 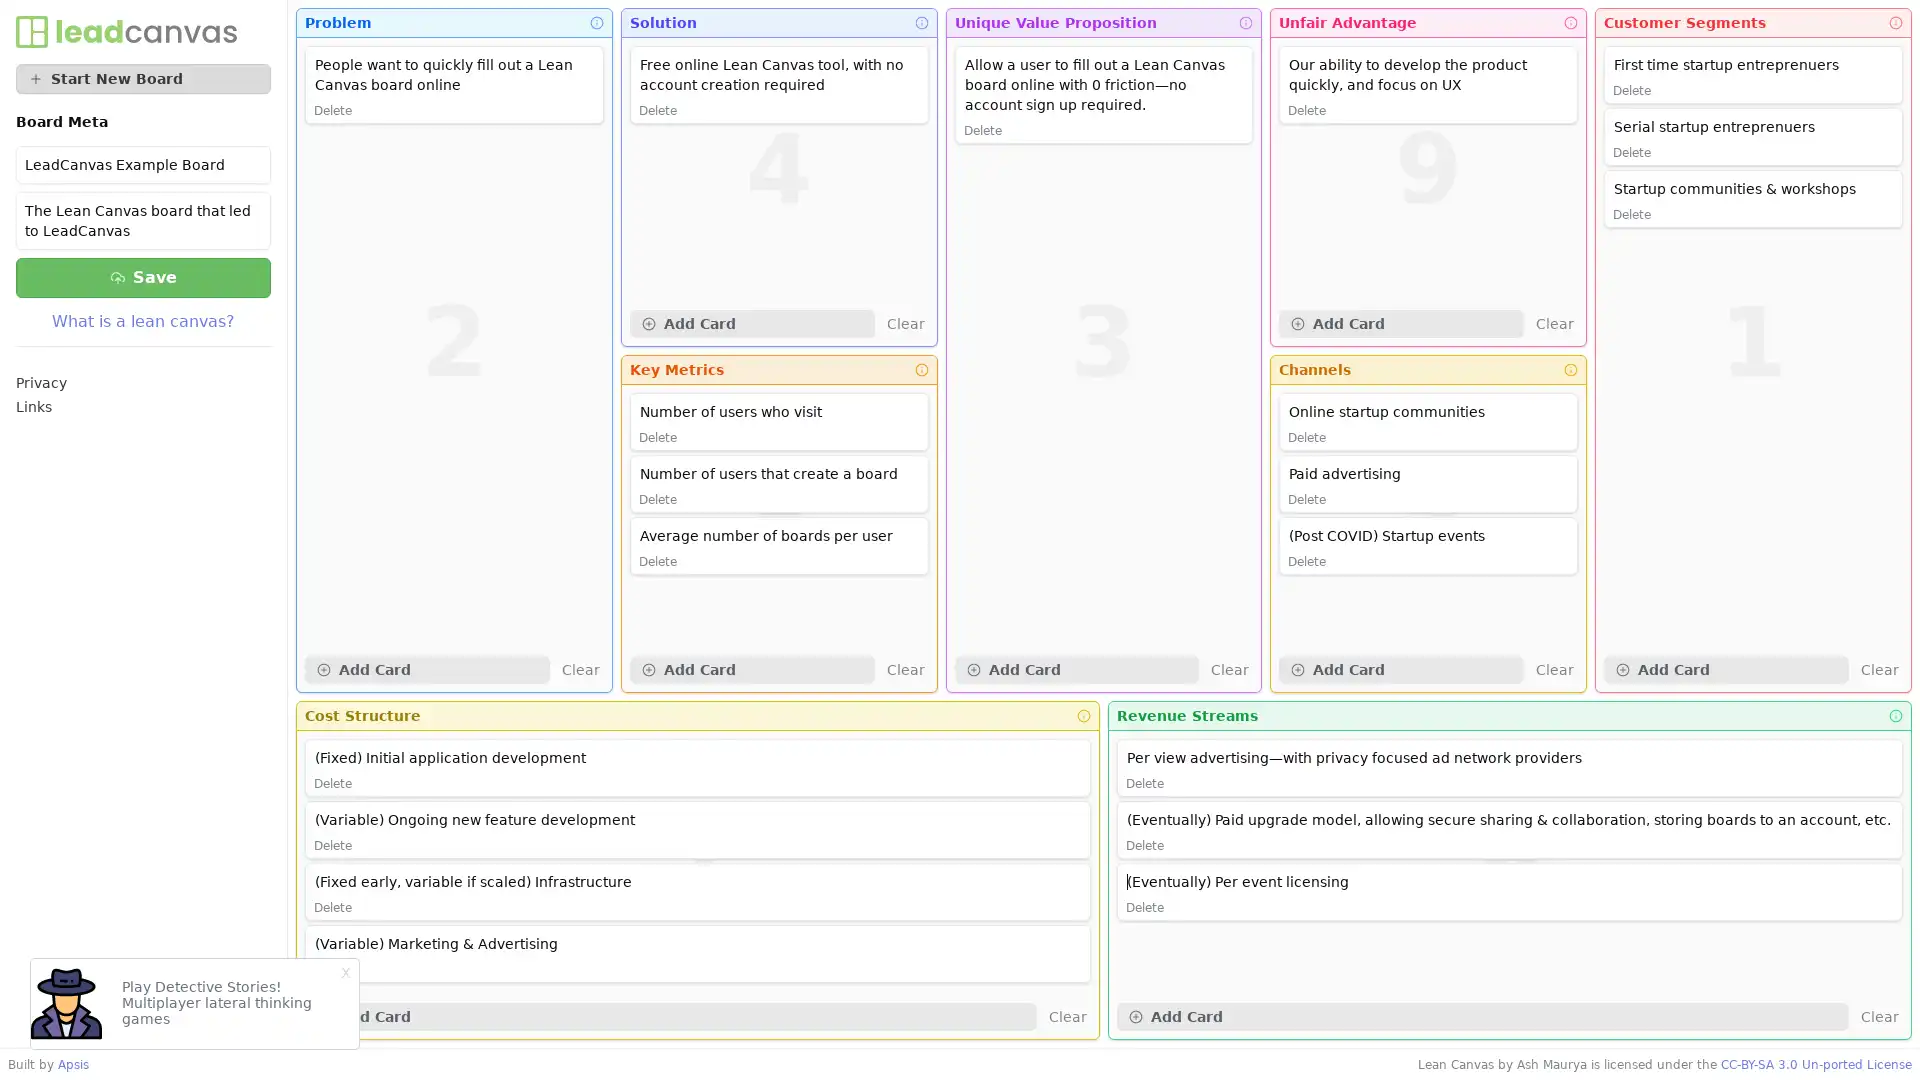 What do you see at coordinates (904, 670) in the screenshot?
I see `Clear` at bounding box center [904, 670].